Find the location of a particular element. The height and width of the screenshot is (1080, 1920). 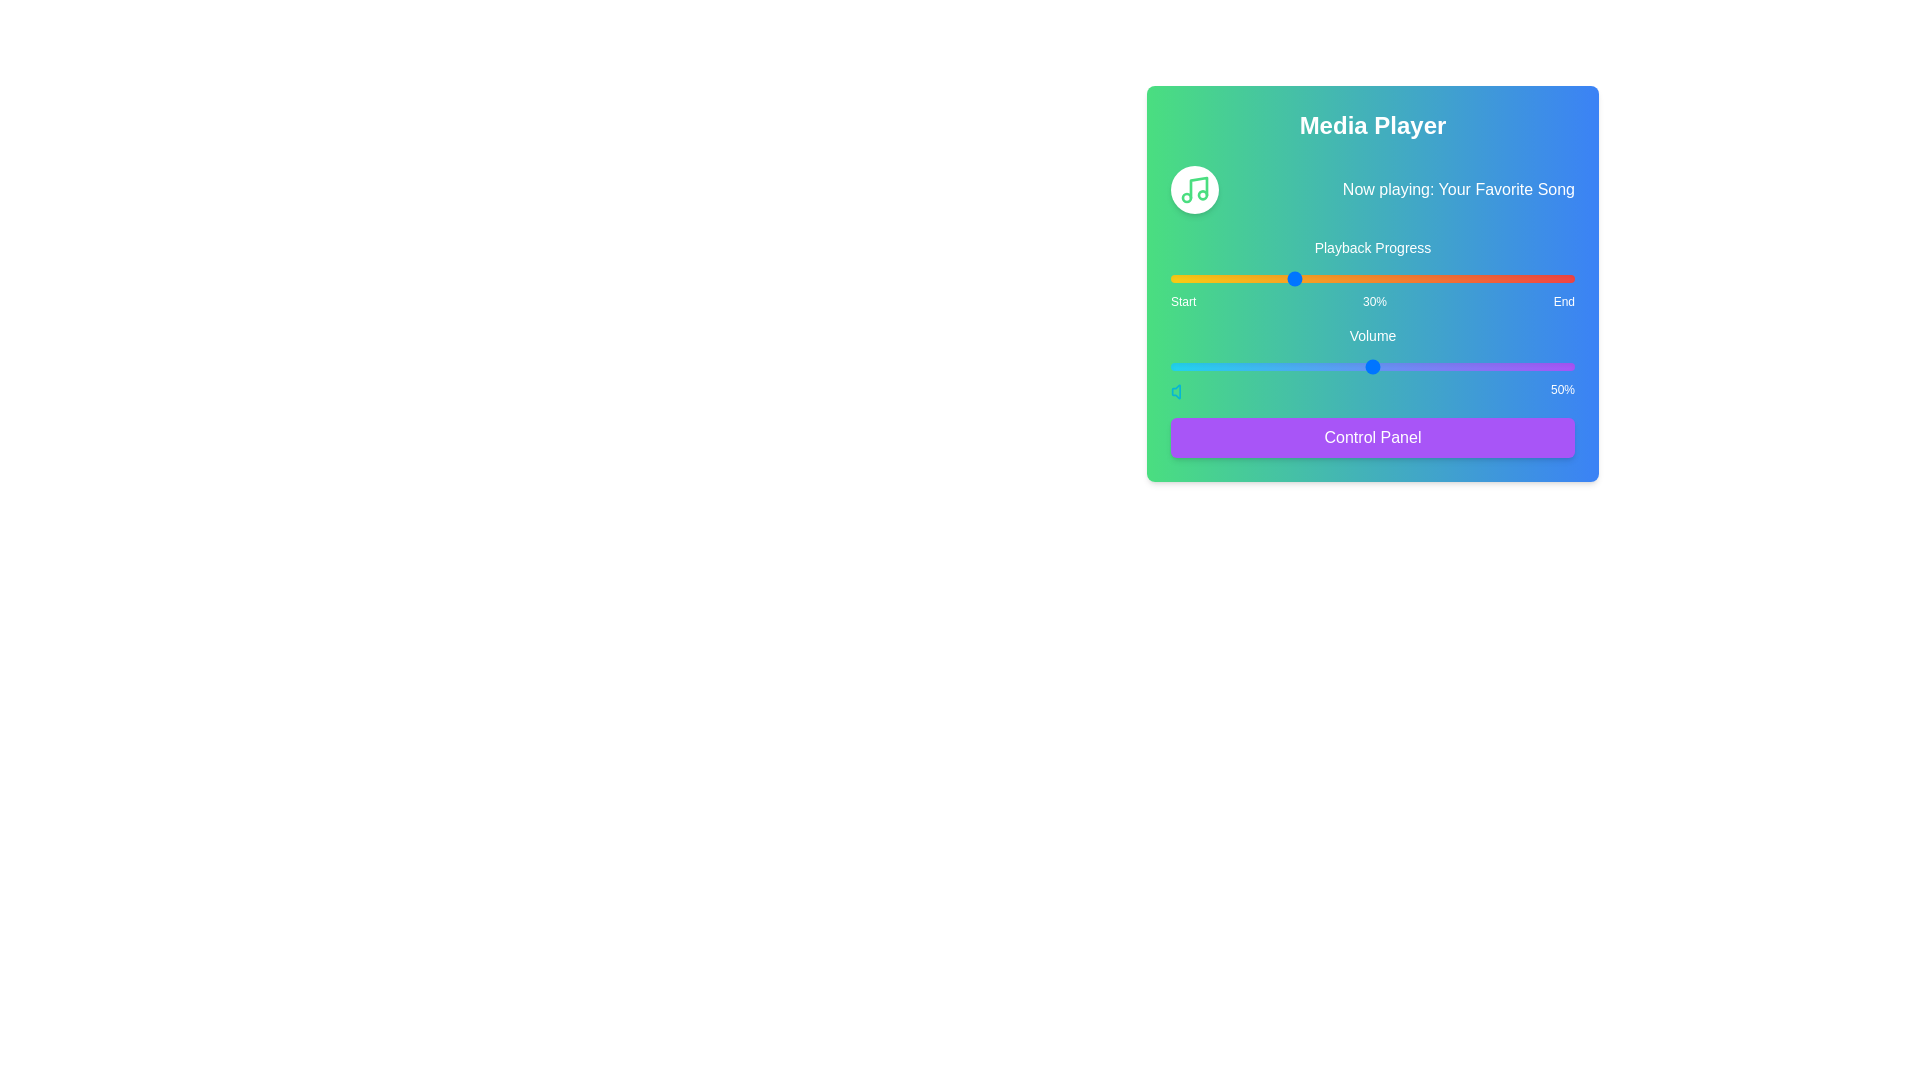

the volume slider to 10% is located at coordinates (1210, 366).